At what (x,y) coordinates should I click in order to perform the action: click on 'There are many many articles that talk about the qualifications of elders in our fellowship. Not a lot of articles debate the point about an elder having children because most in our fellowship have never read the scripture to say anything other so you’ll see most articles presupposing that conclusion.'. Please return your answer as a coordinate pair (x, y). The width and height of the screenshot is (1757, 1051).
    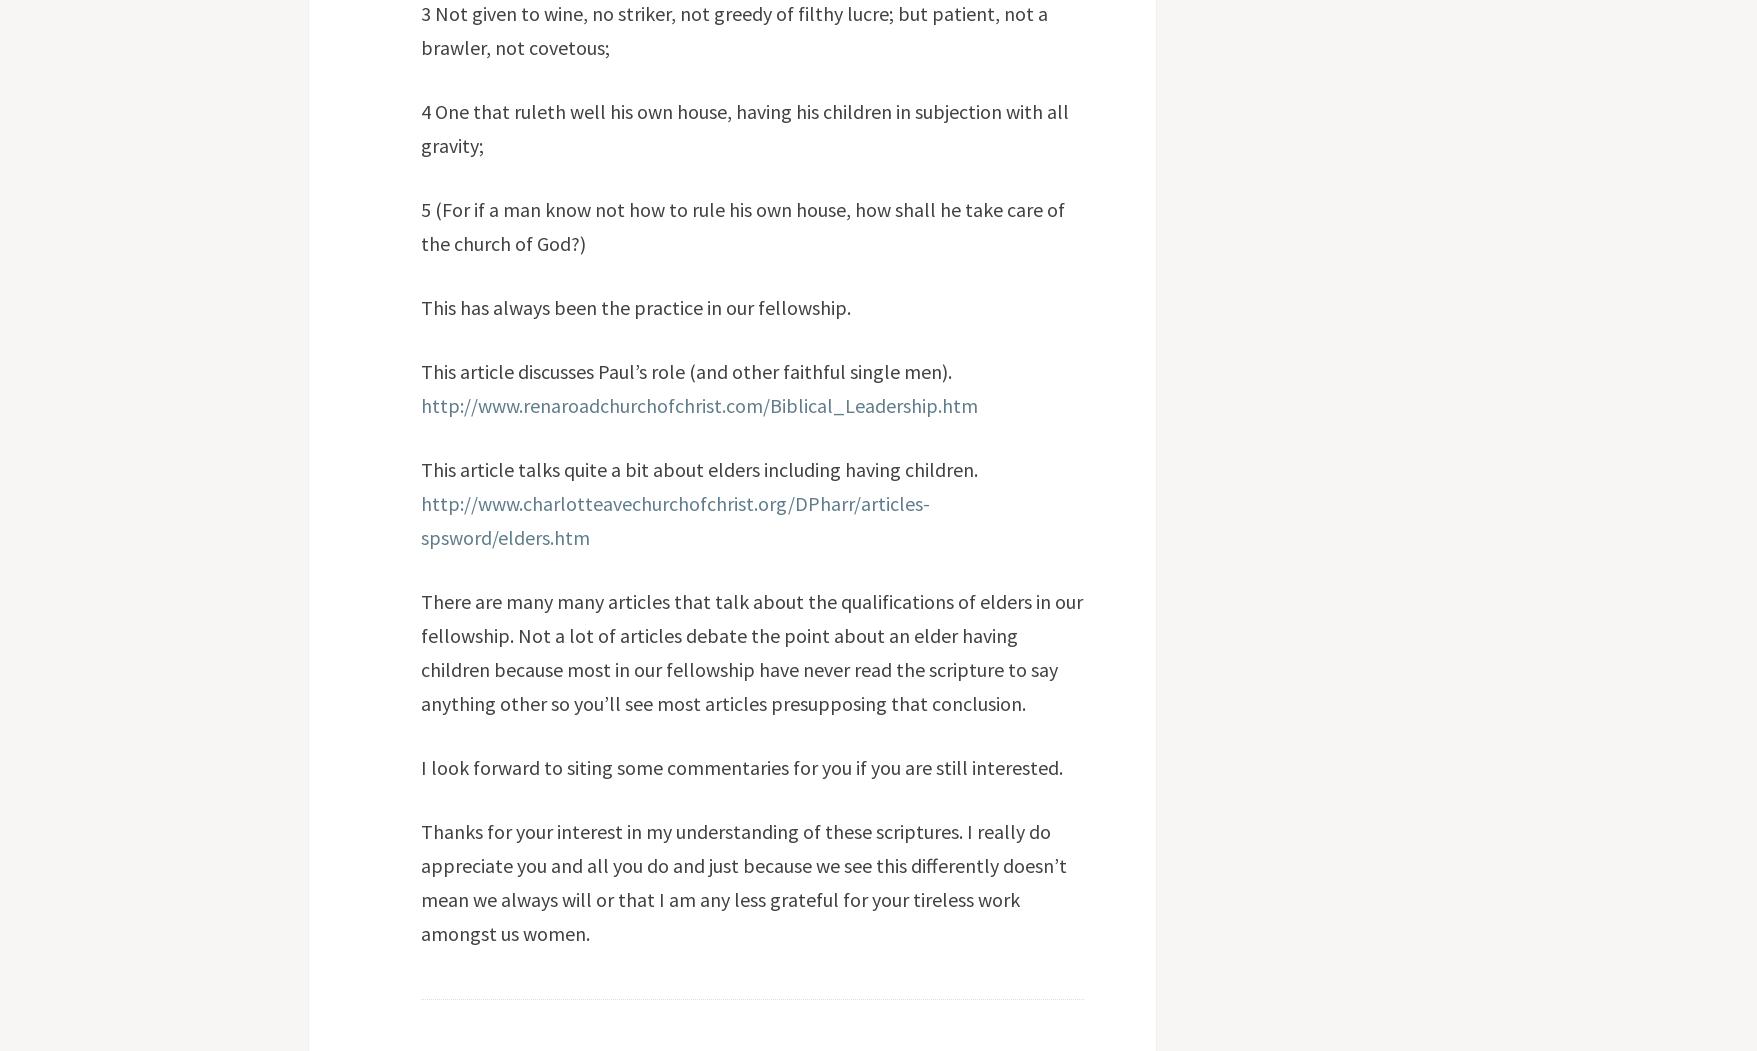
    Looking at the image, I should click on (749, 651).